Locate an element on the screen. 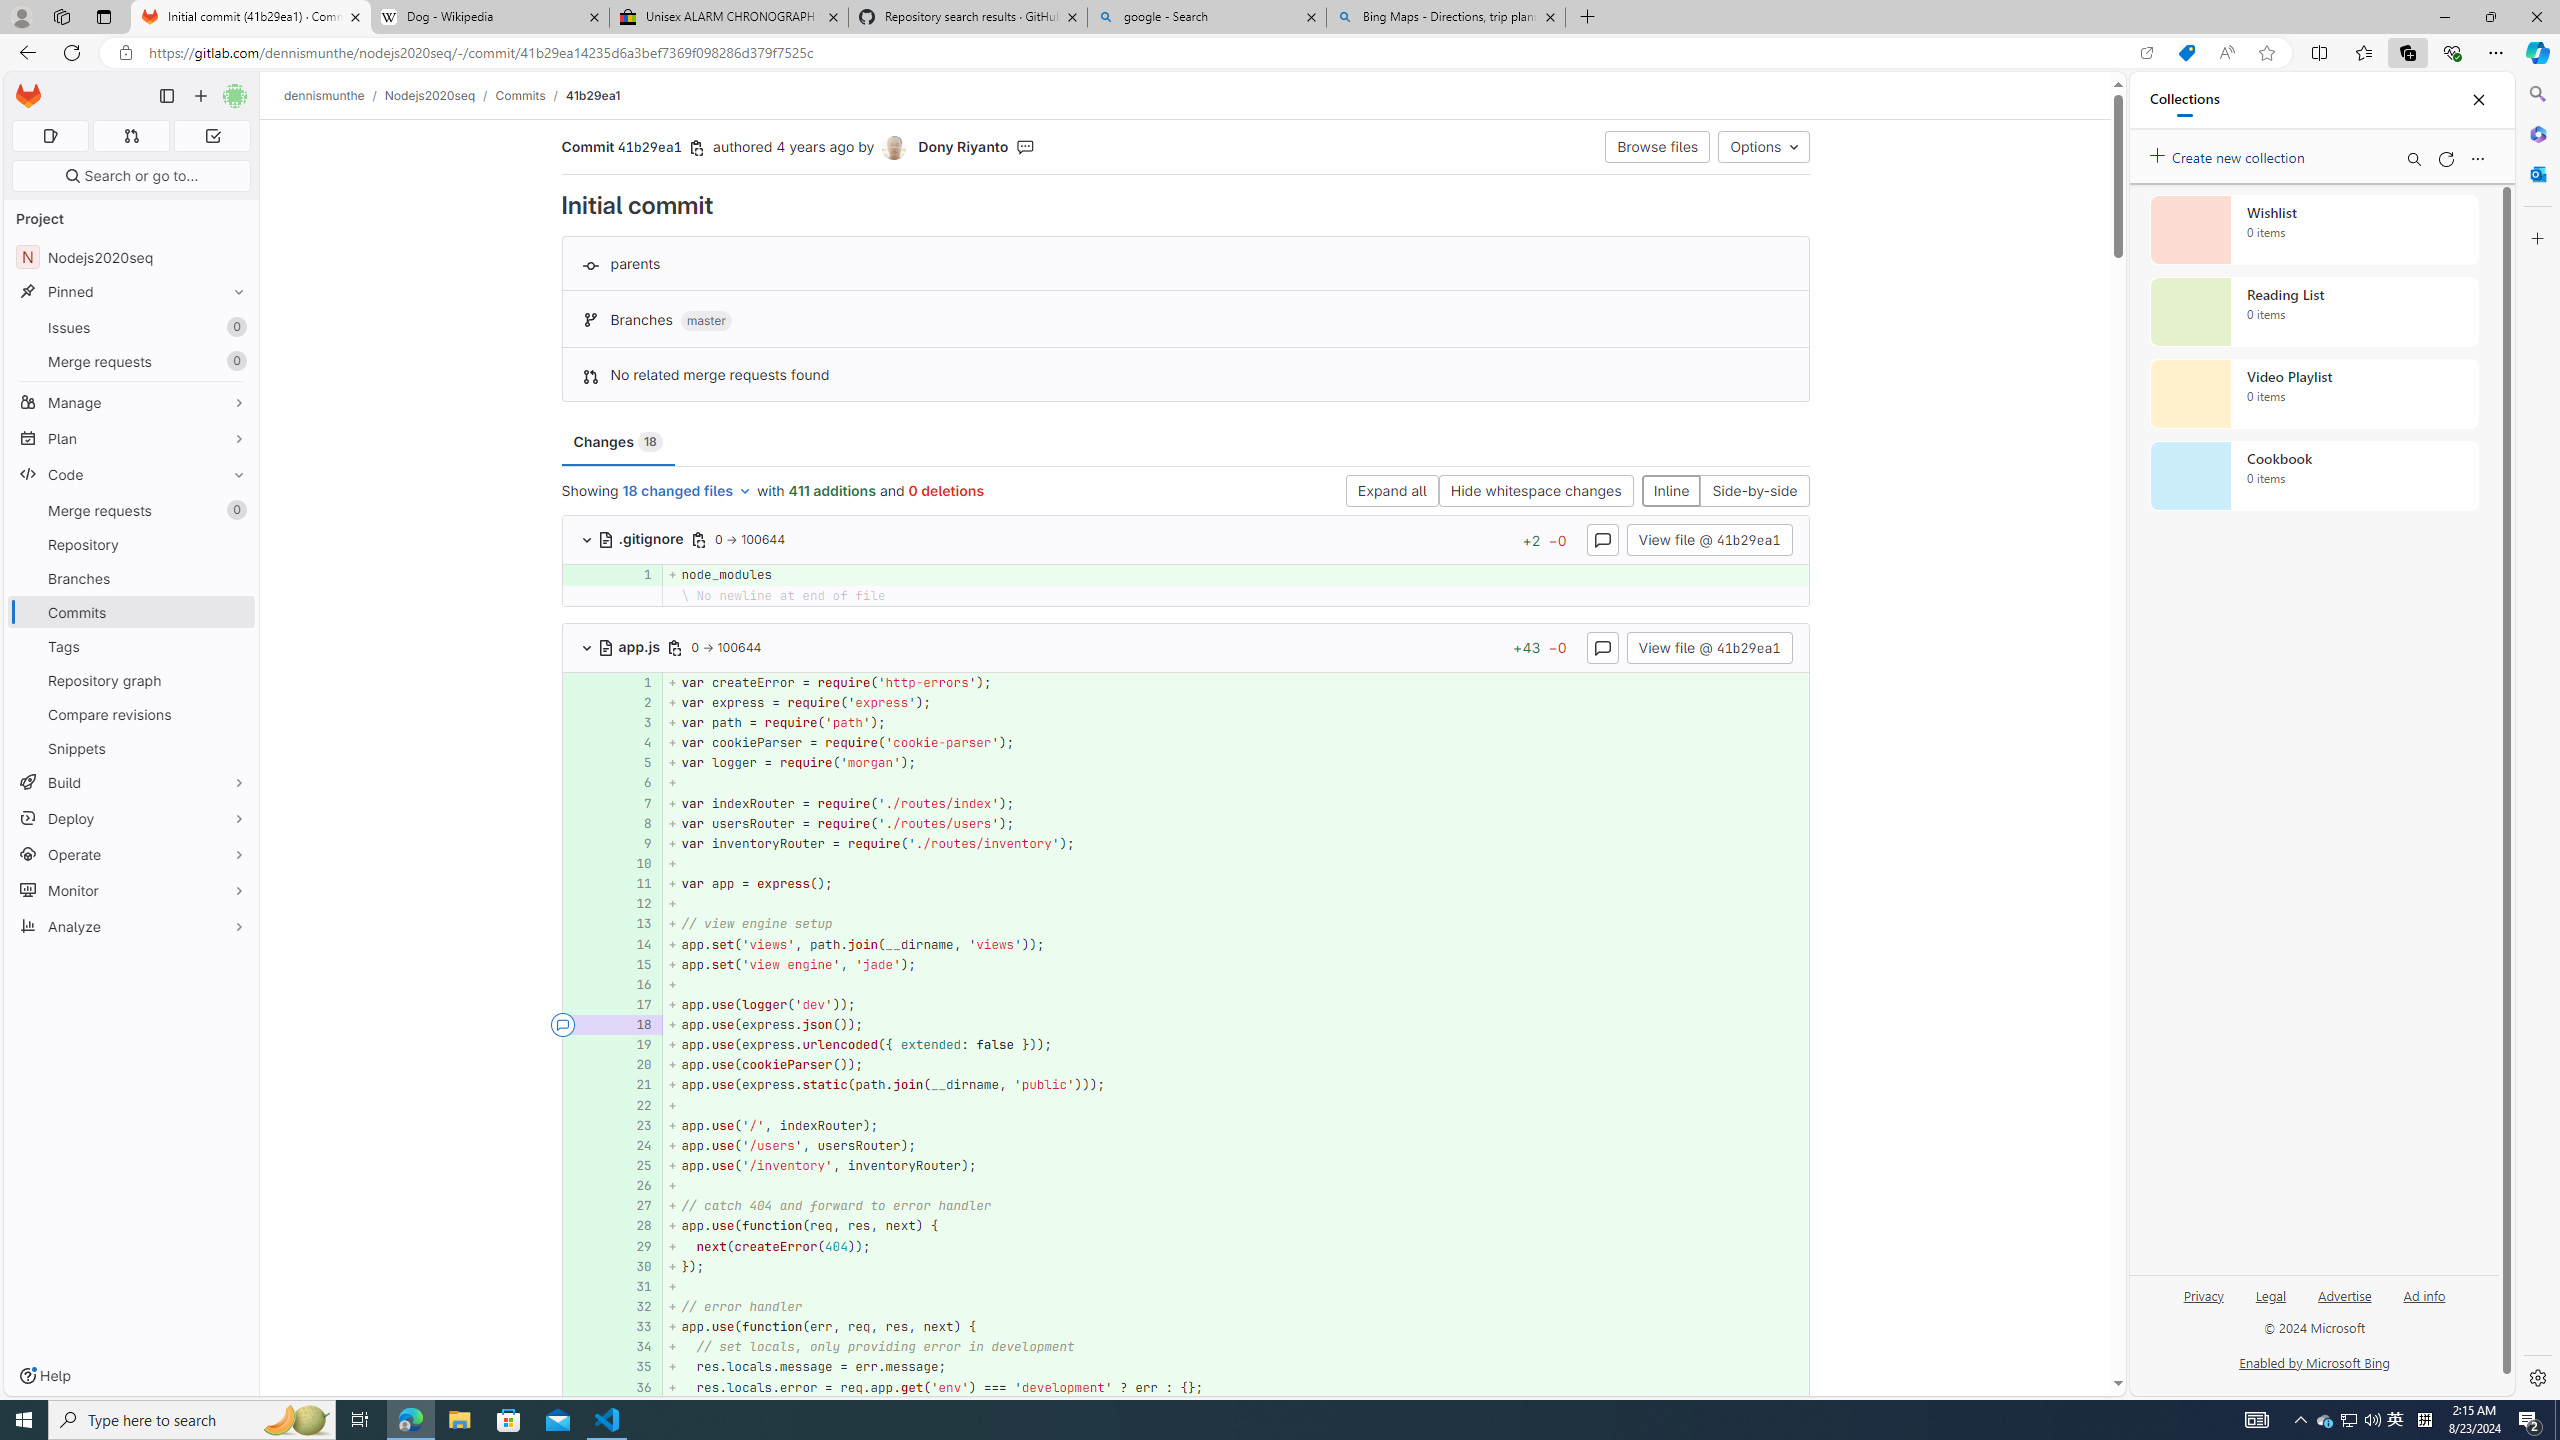 This screenshot has height=1440, width=2560. 'Dony Riyanto' is located at coordinates (893, 148).